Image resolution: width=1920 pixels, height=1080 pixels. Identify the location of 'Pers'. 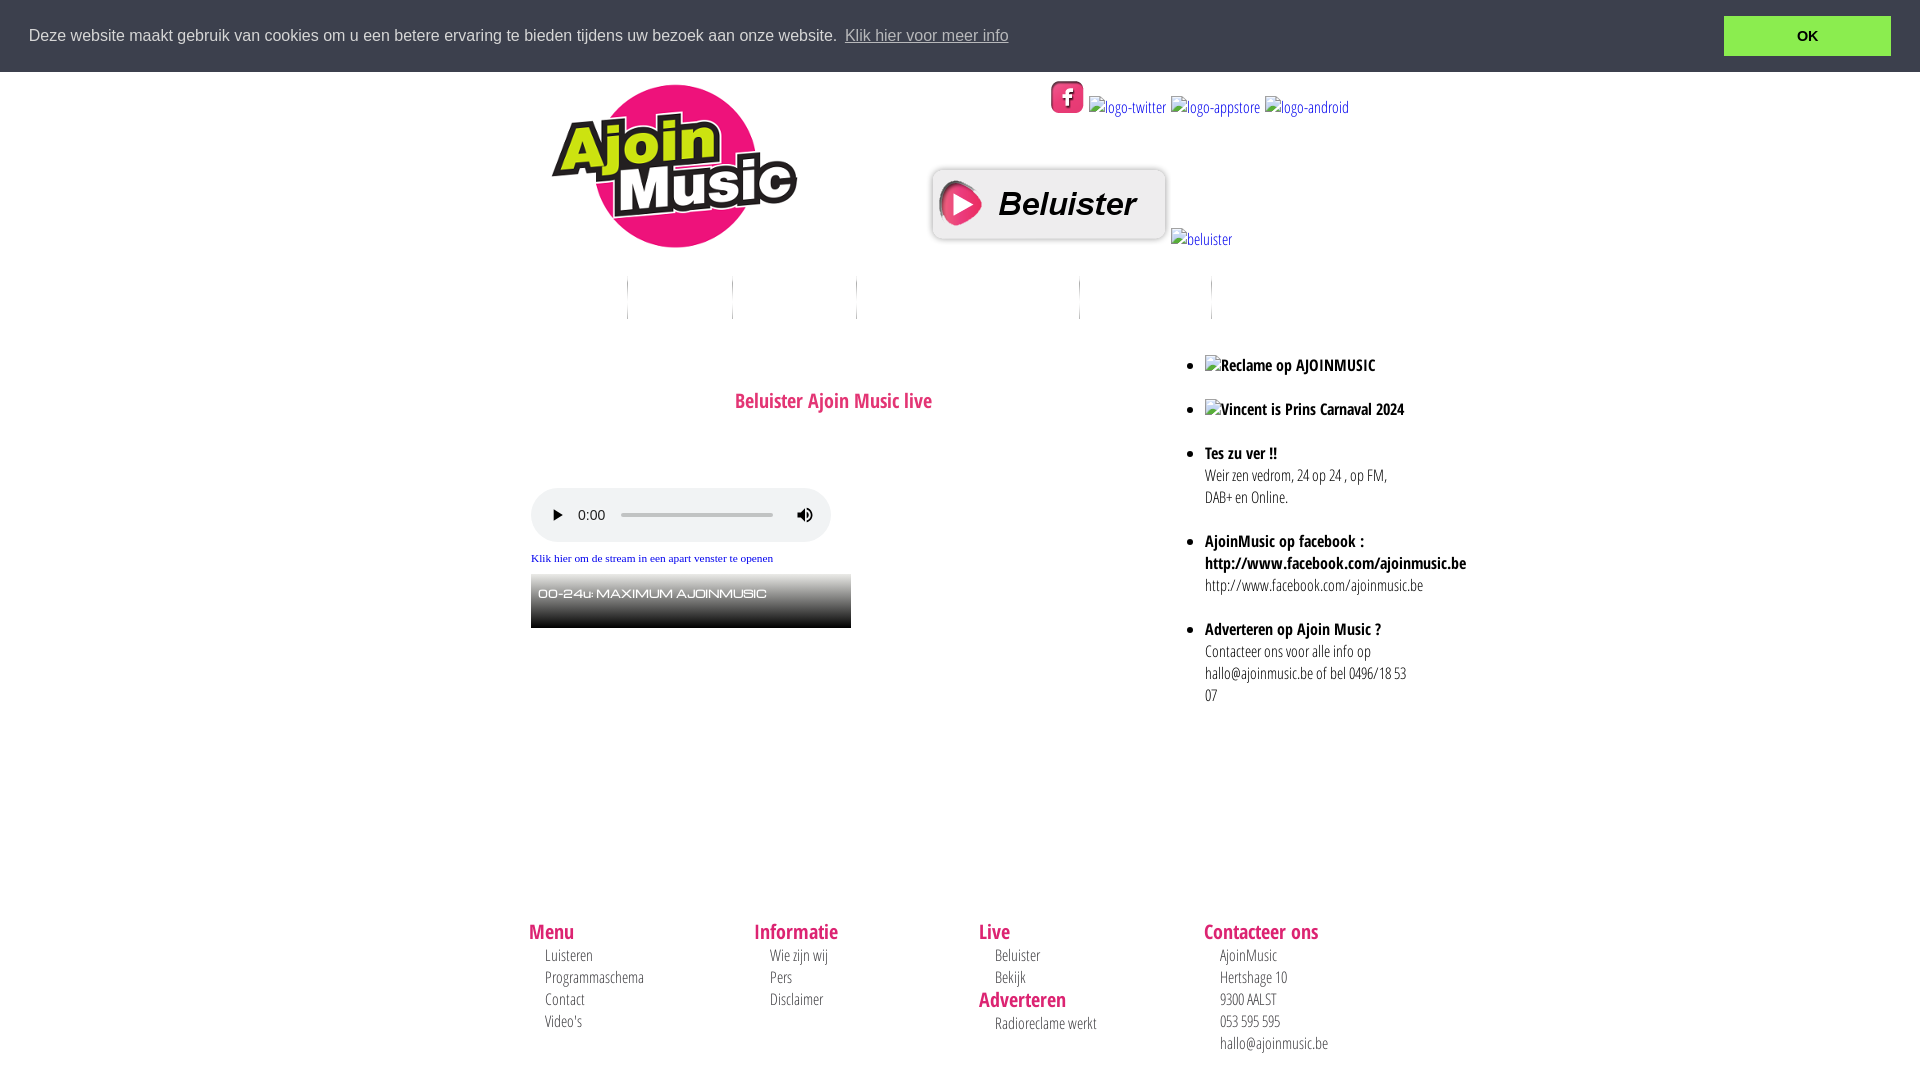
(780, 975).